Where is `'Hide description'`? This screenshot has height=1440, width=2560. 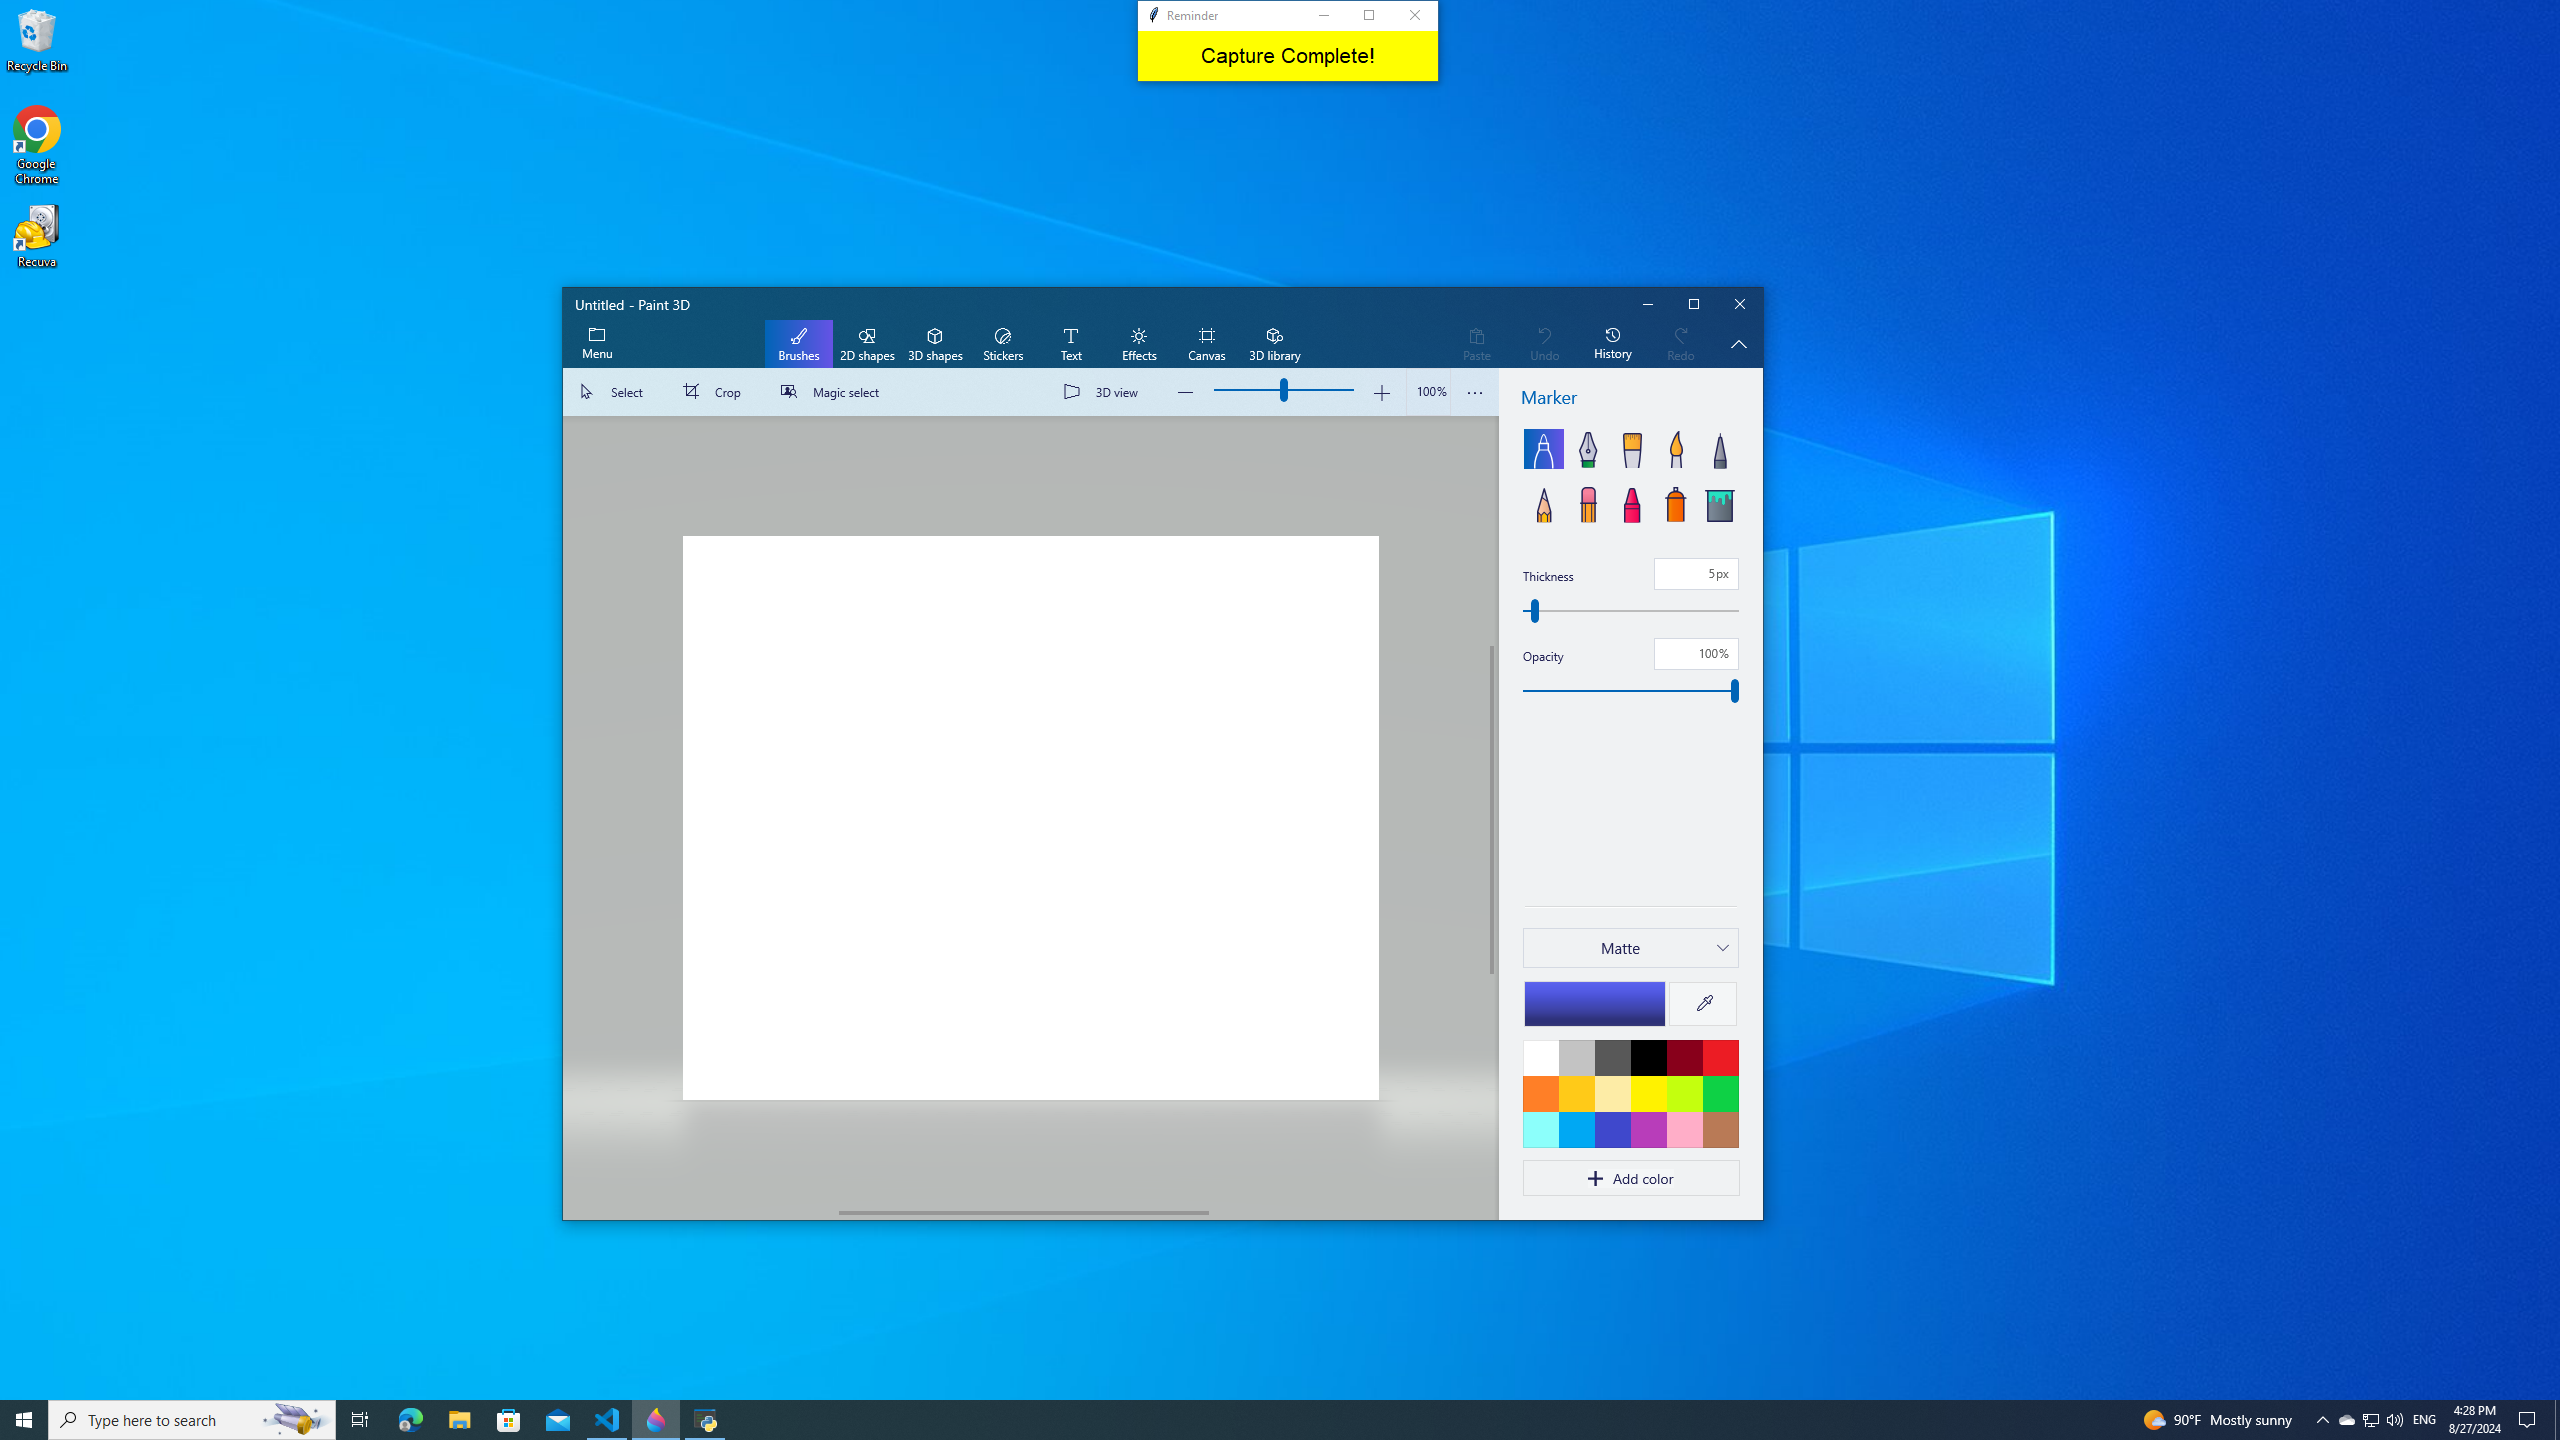 'Hide description' is located at coordinates (1738, 344).